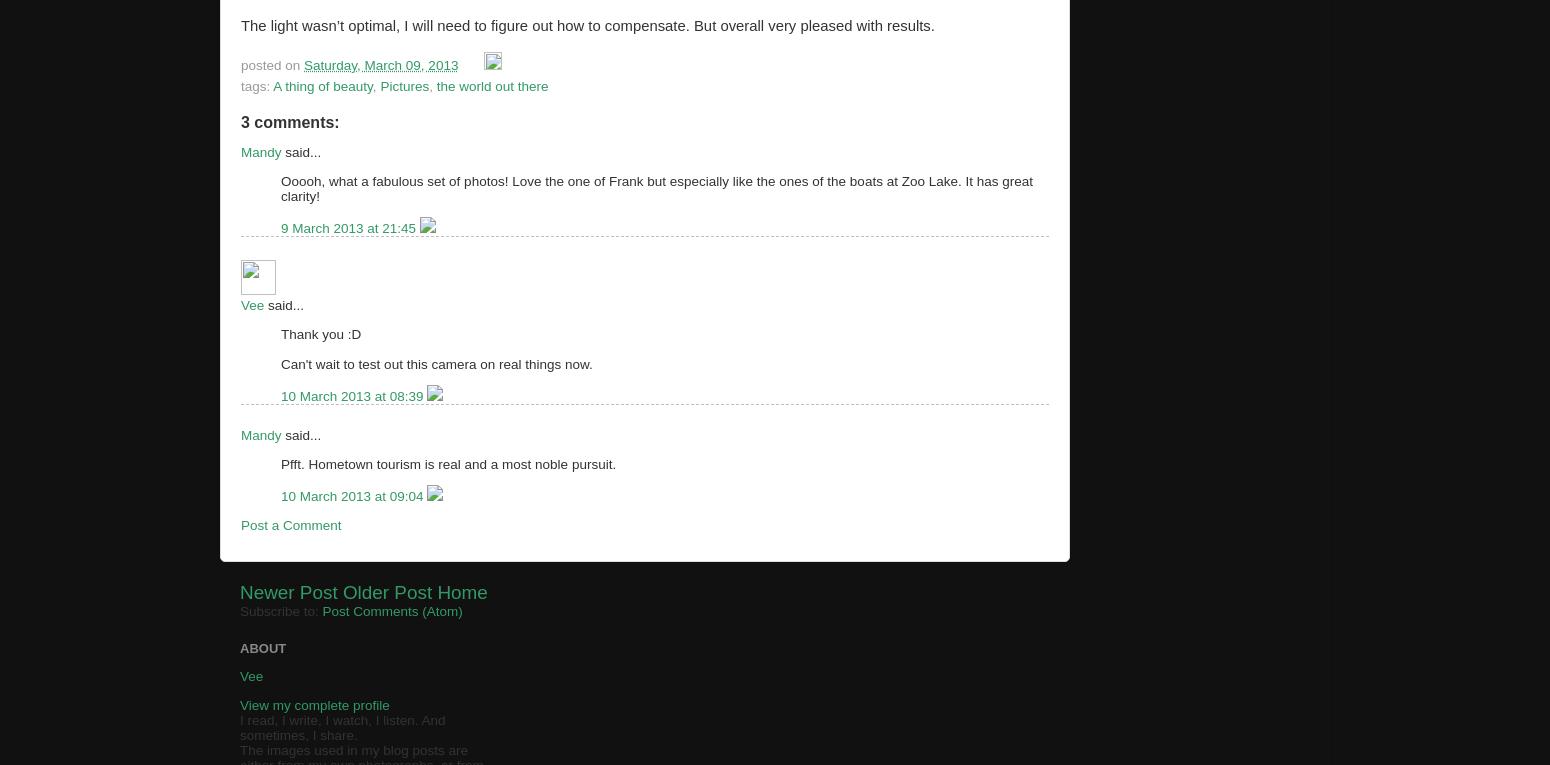  I want to click on 'Older Post', so click(386, 592).